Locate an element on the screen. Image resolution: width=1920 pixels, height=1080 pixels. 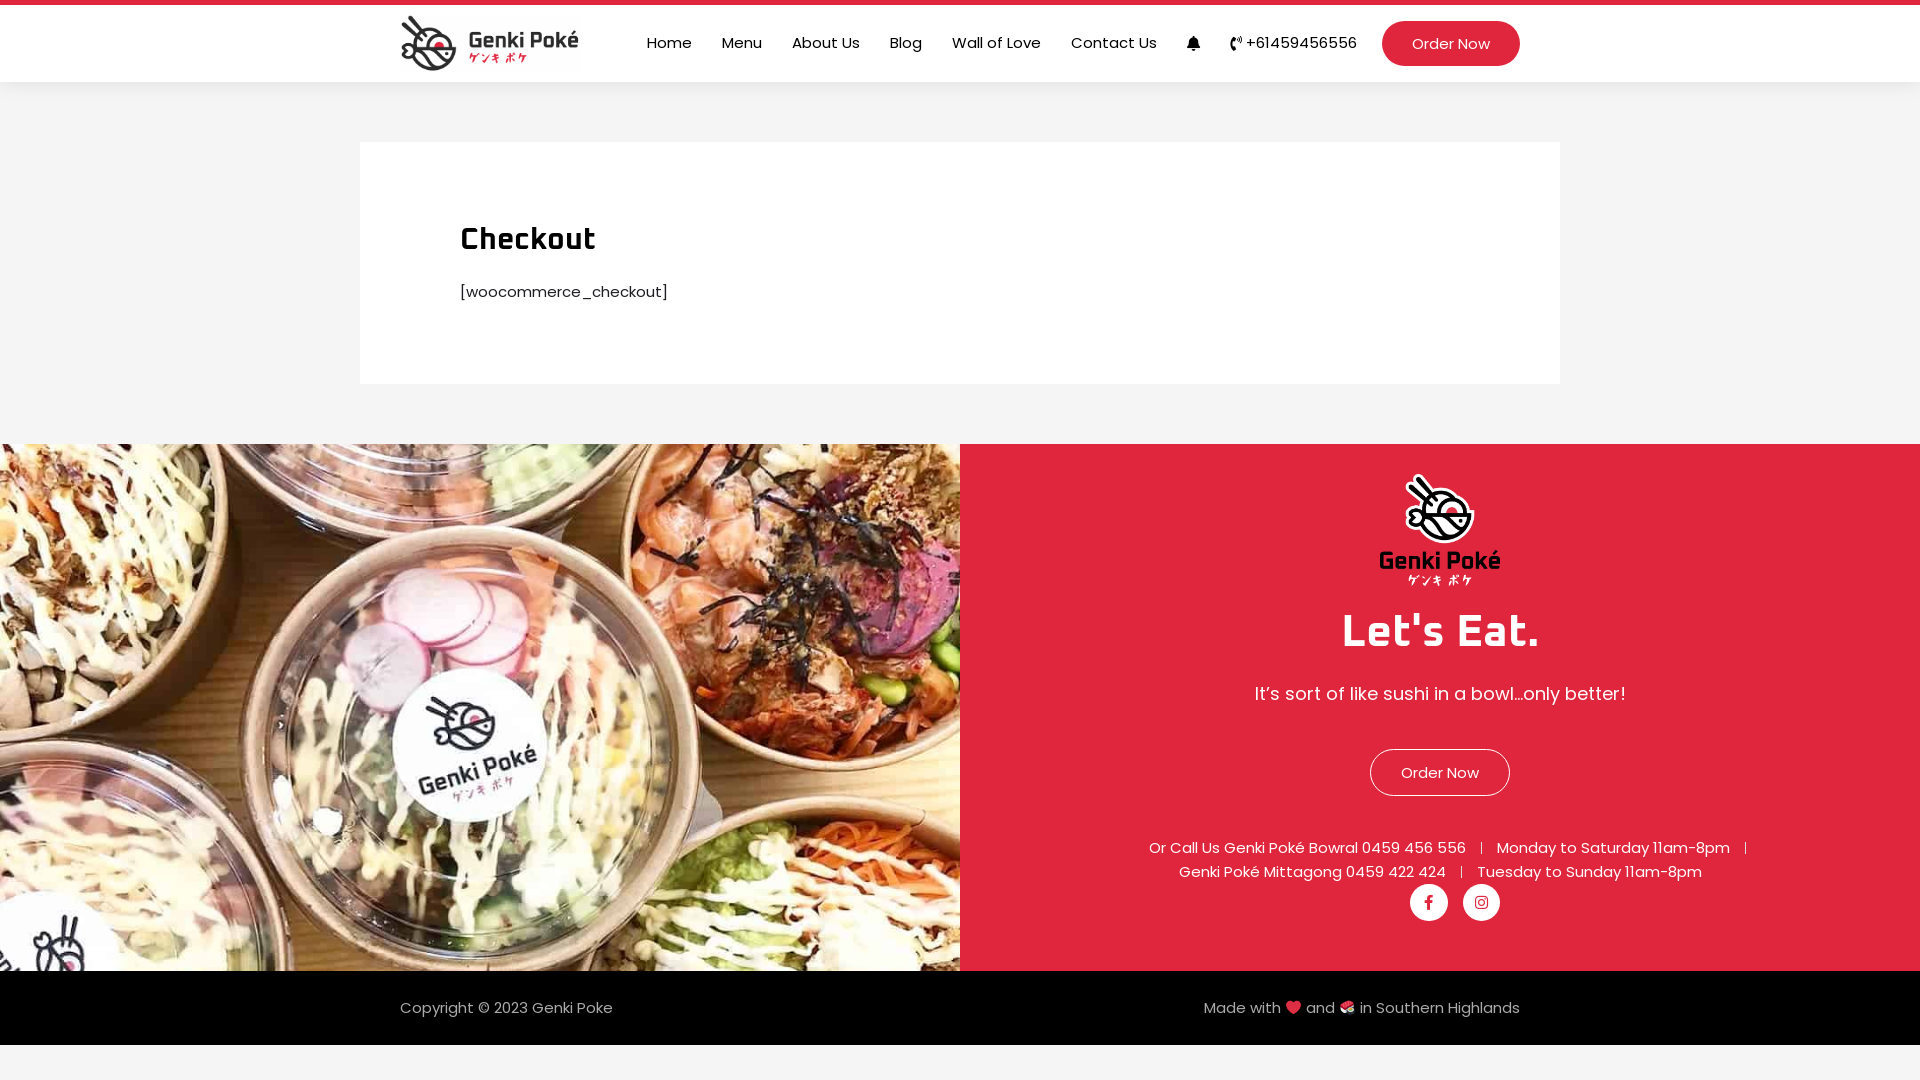
'Blog' is located at coordinates (905, 42).